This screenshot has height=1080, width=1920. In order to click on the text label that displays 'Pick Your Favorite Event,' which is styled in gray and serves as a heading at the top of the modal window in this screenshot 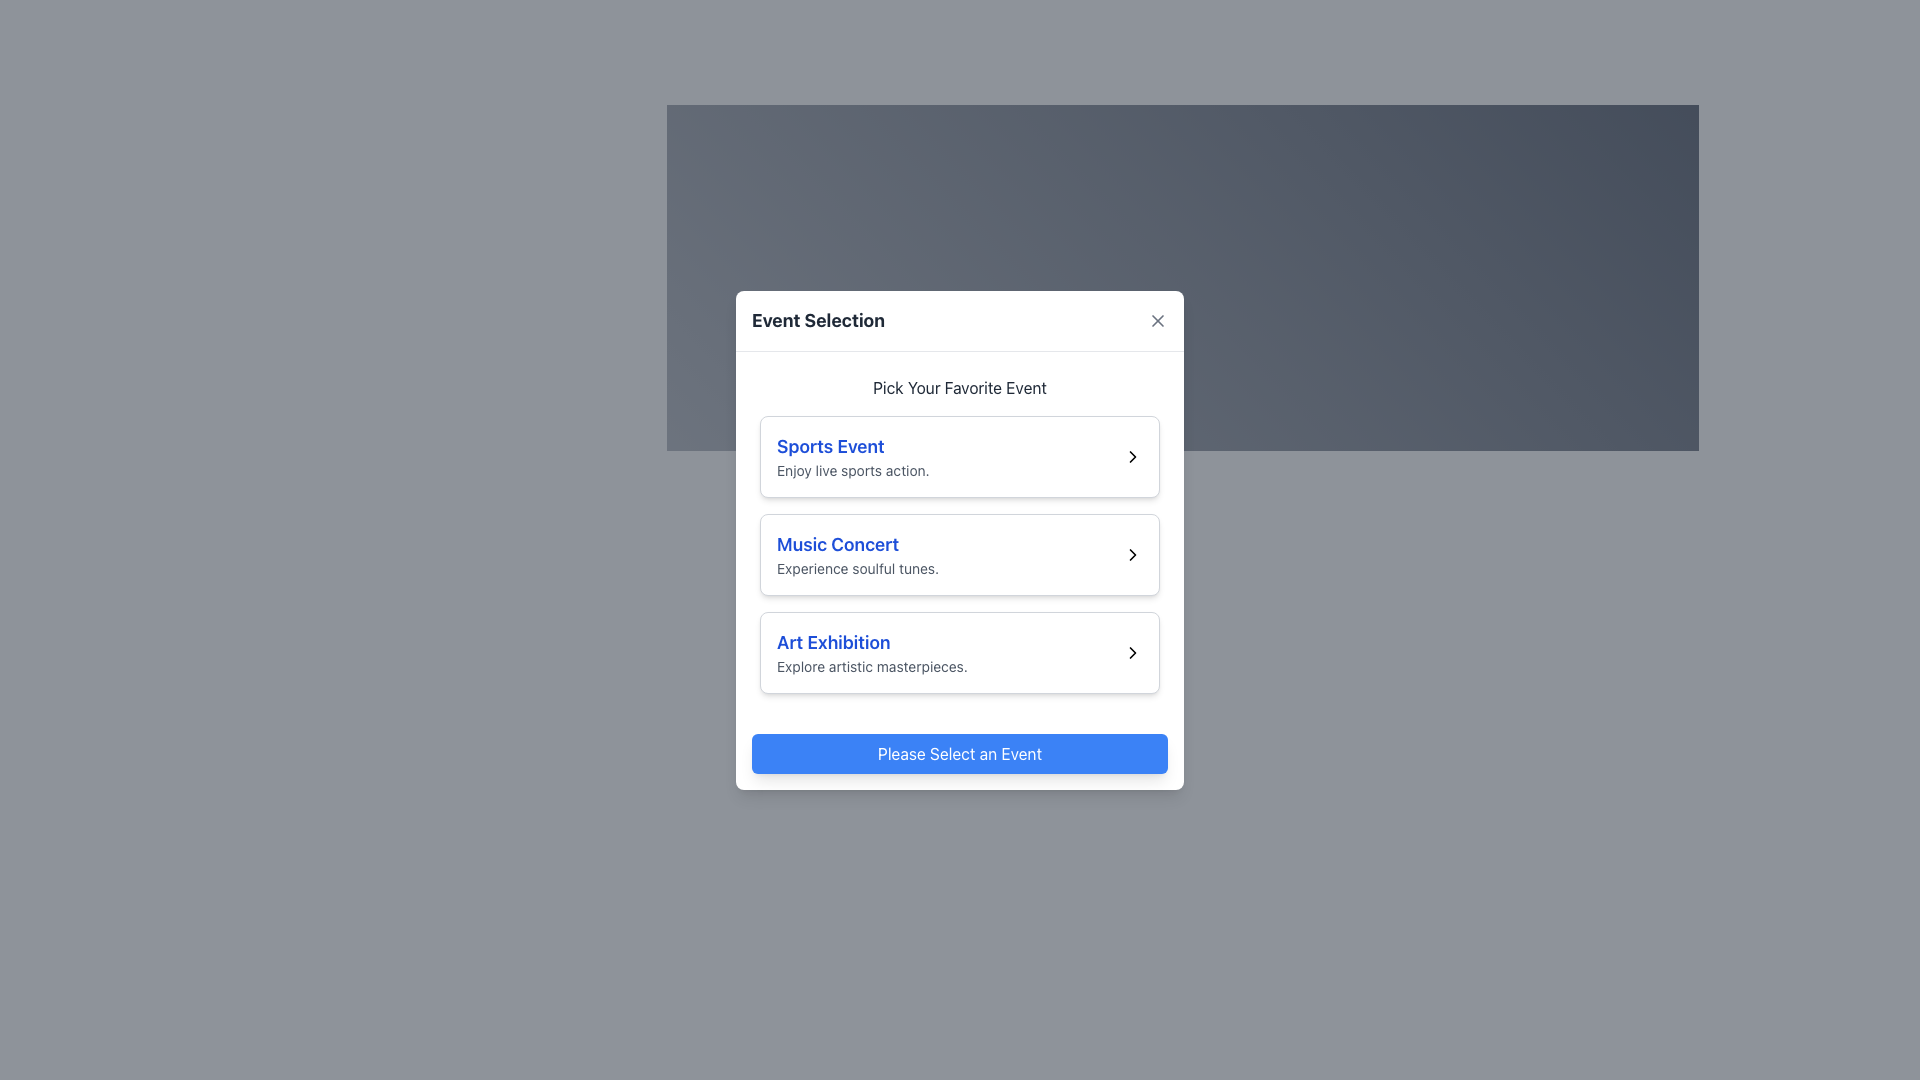, I will do `click(960, 387)`.